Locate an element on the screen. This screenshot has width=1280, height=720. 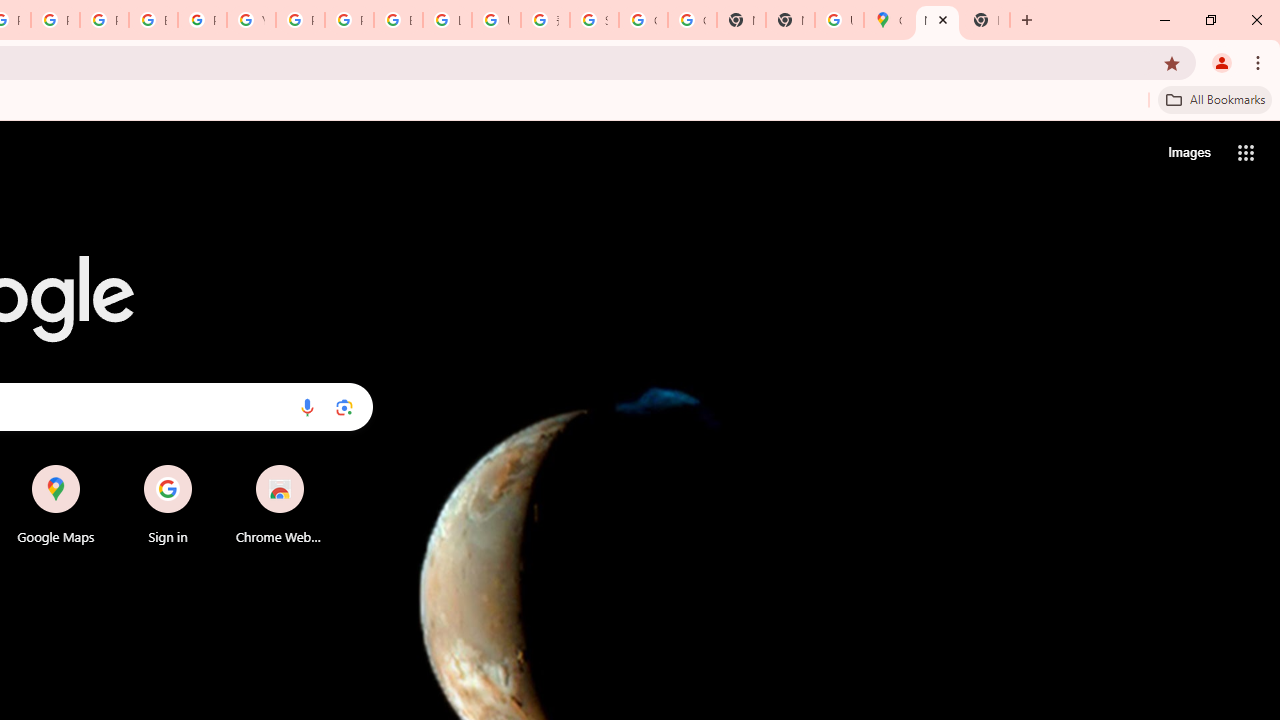
'New Tab' is located at coordinates (936, 20).